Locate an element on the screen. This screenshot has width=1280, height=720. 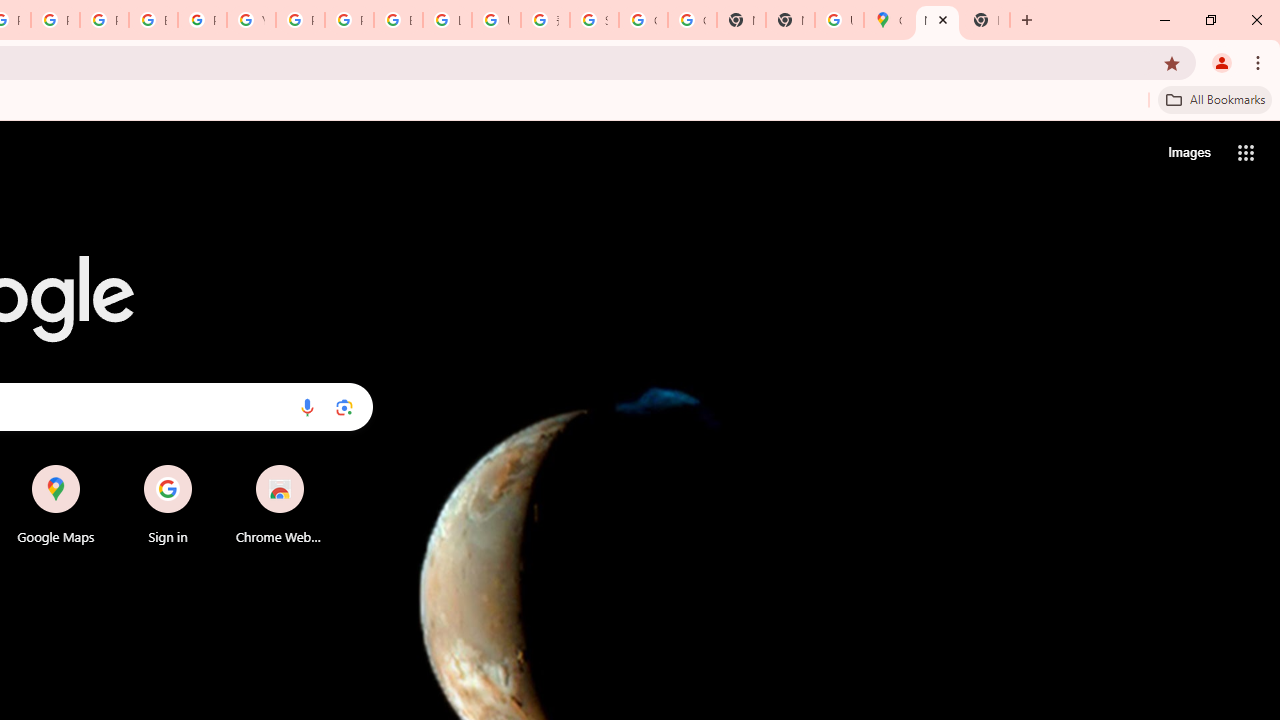
'New Tab' is located at coordinates (936, 20).